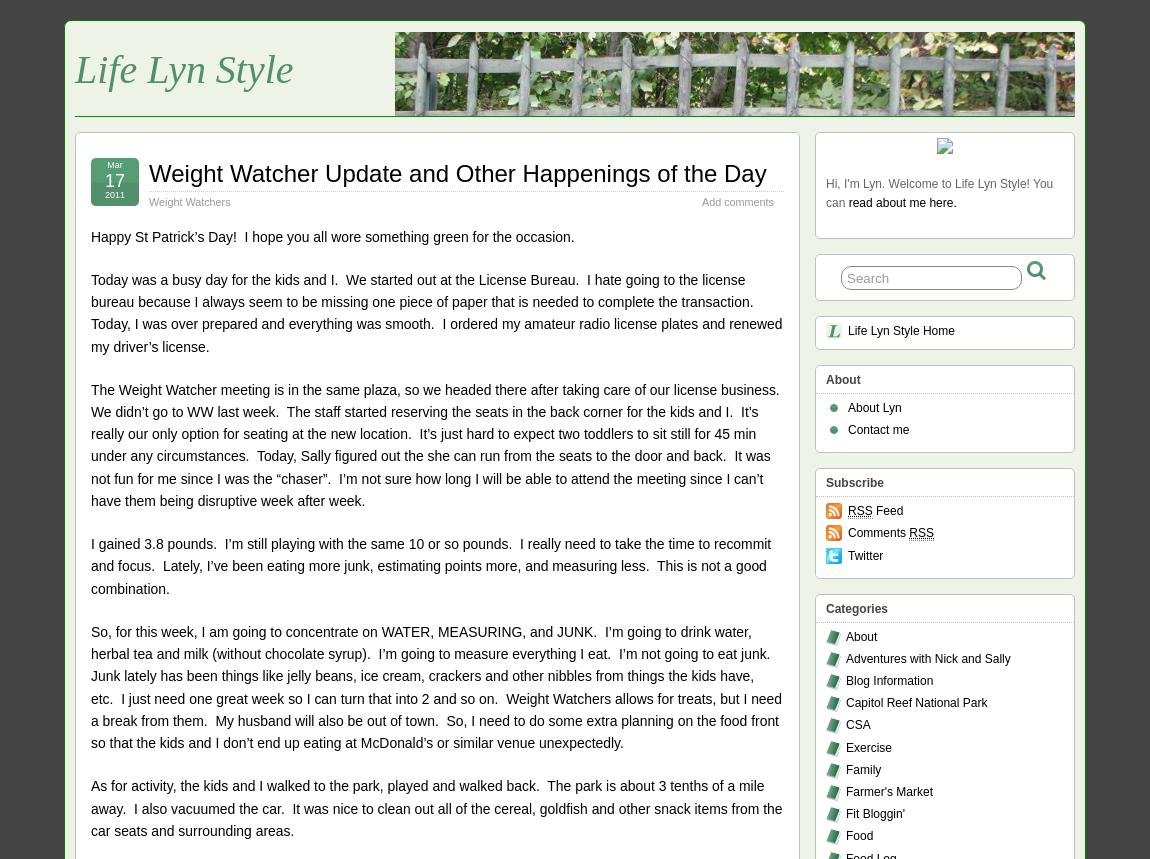 Image resolution: width=1150 pixels, height=859 pixels. What do you see at coordinates (887, 511) in the screenshot?
I see `'Feed'` at bounding box center [887, 511].